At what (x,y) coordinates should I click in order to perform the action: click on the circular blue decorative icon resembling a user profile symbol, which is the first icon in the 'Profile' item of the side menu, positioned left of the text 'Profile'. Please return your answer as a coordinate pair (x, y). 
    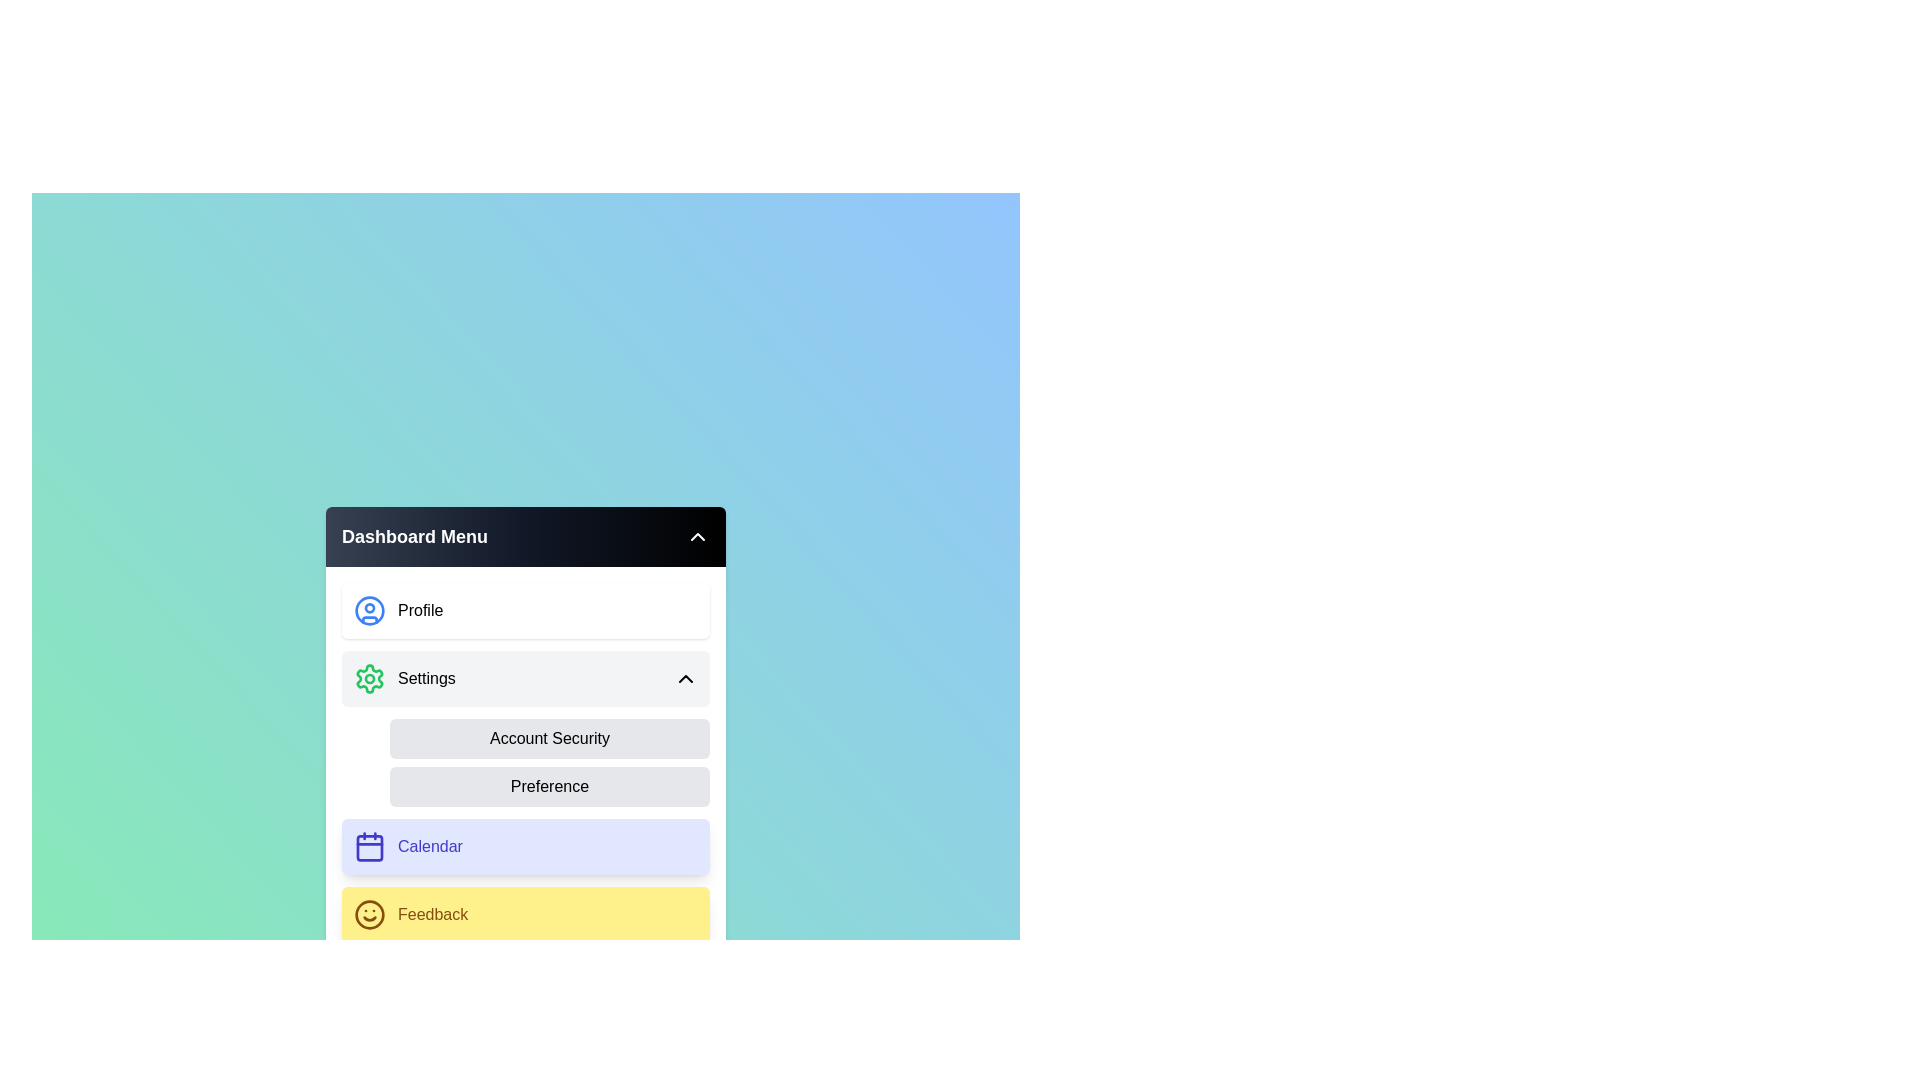
    Looking at the image, I should click on (369, 609).